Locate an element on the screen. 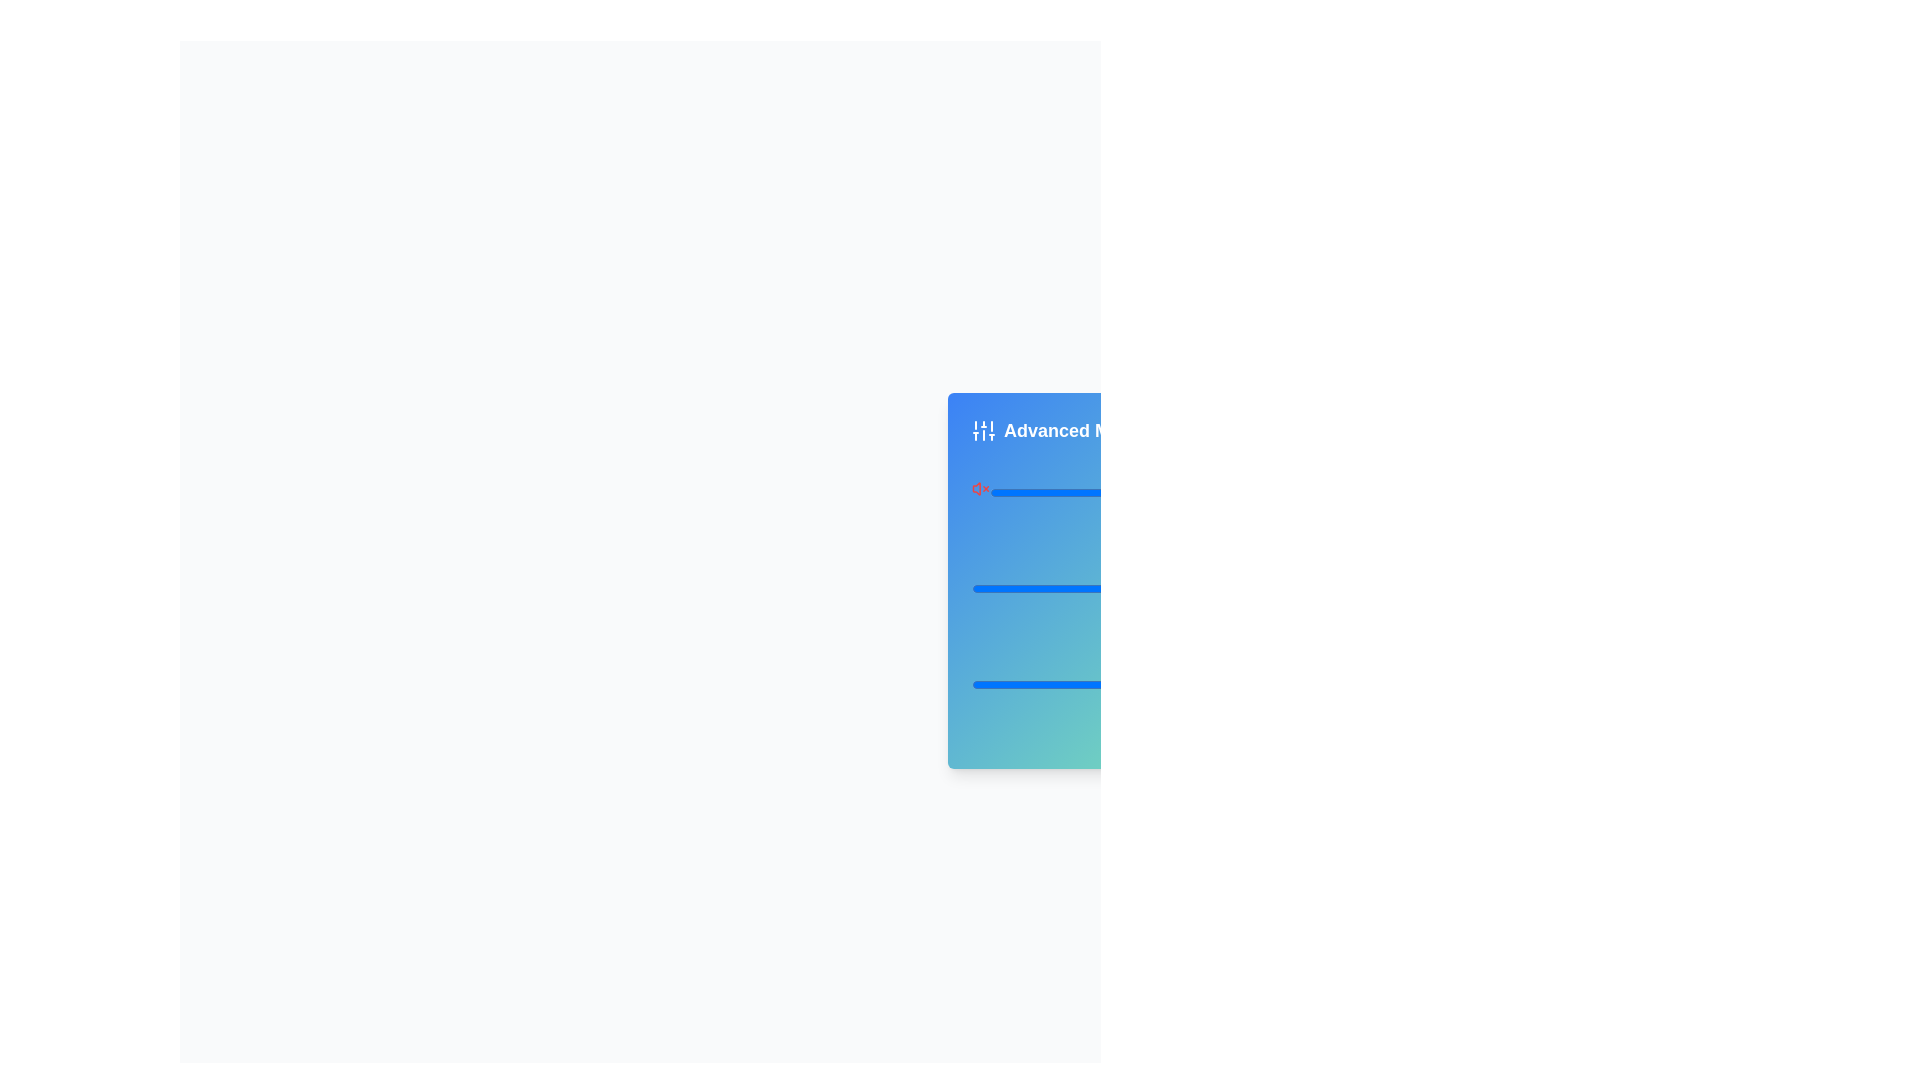  the balance value is located at coordinates (985, 588).